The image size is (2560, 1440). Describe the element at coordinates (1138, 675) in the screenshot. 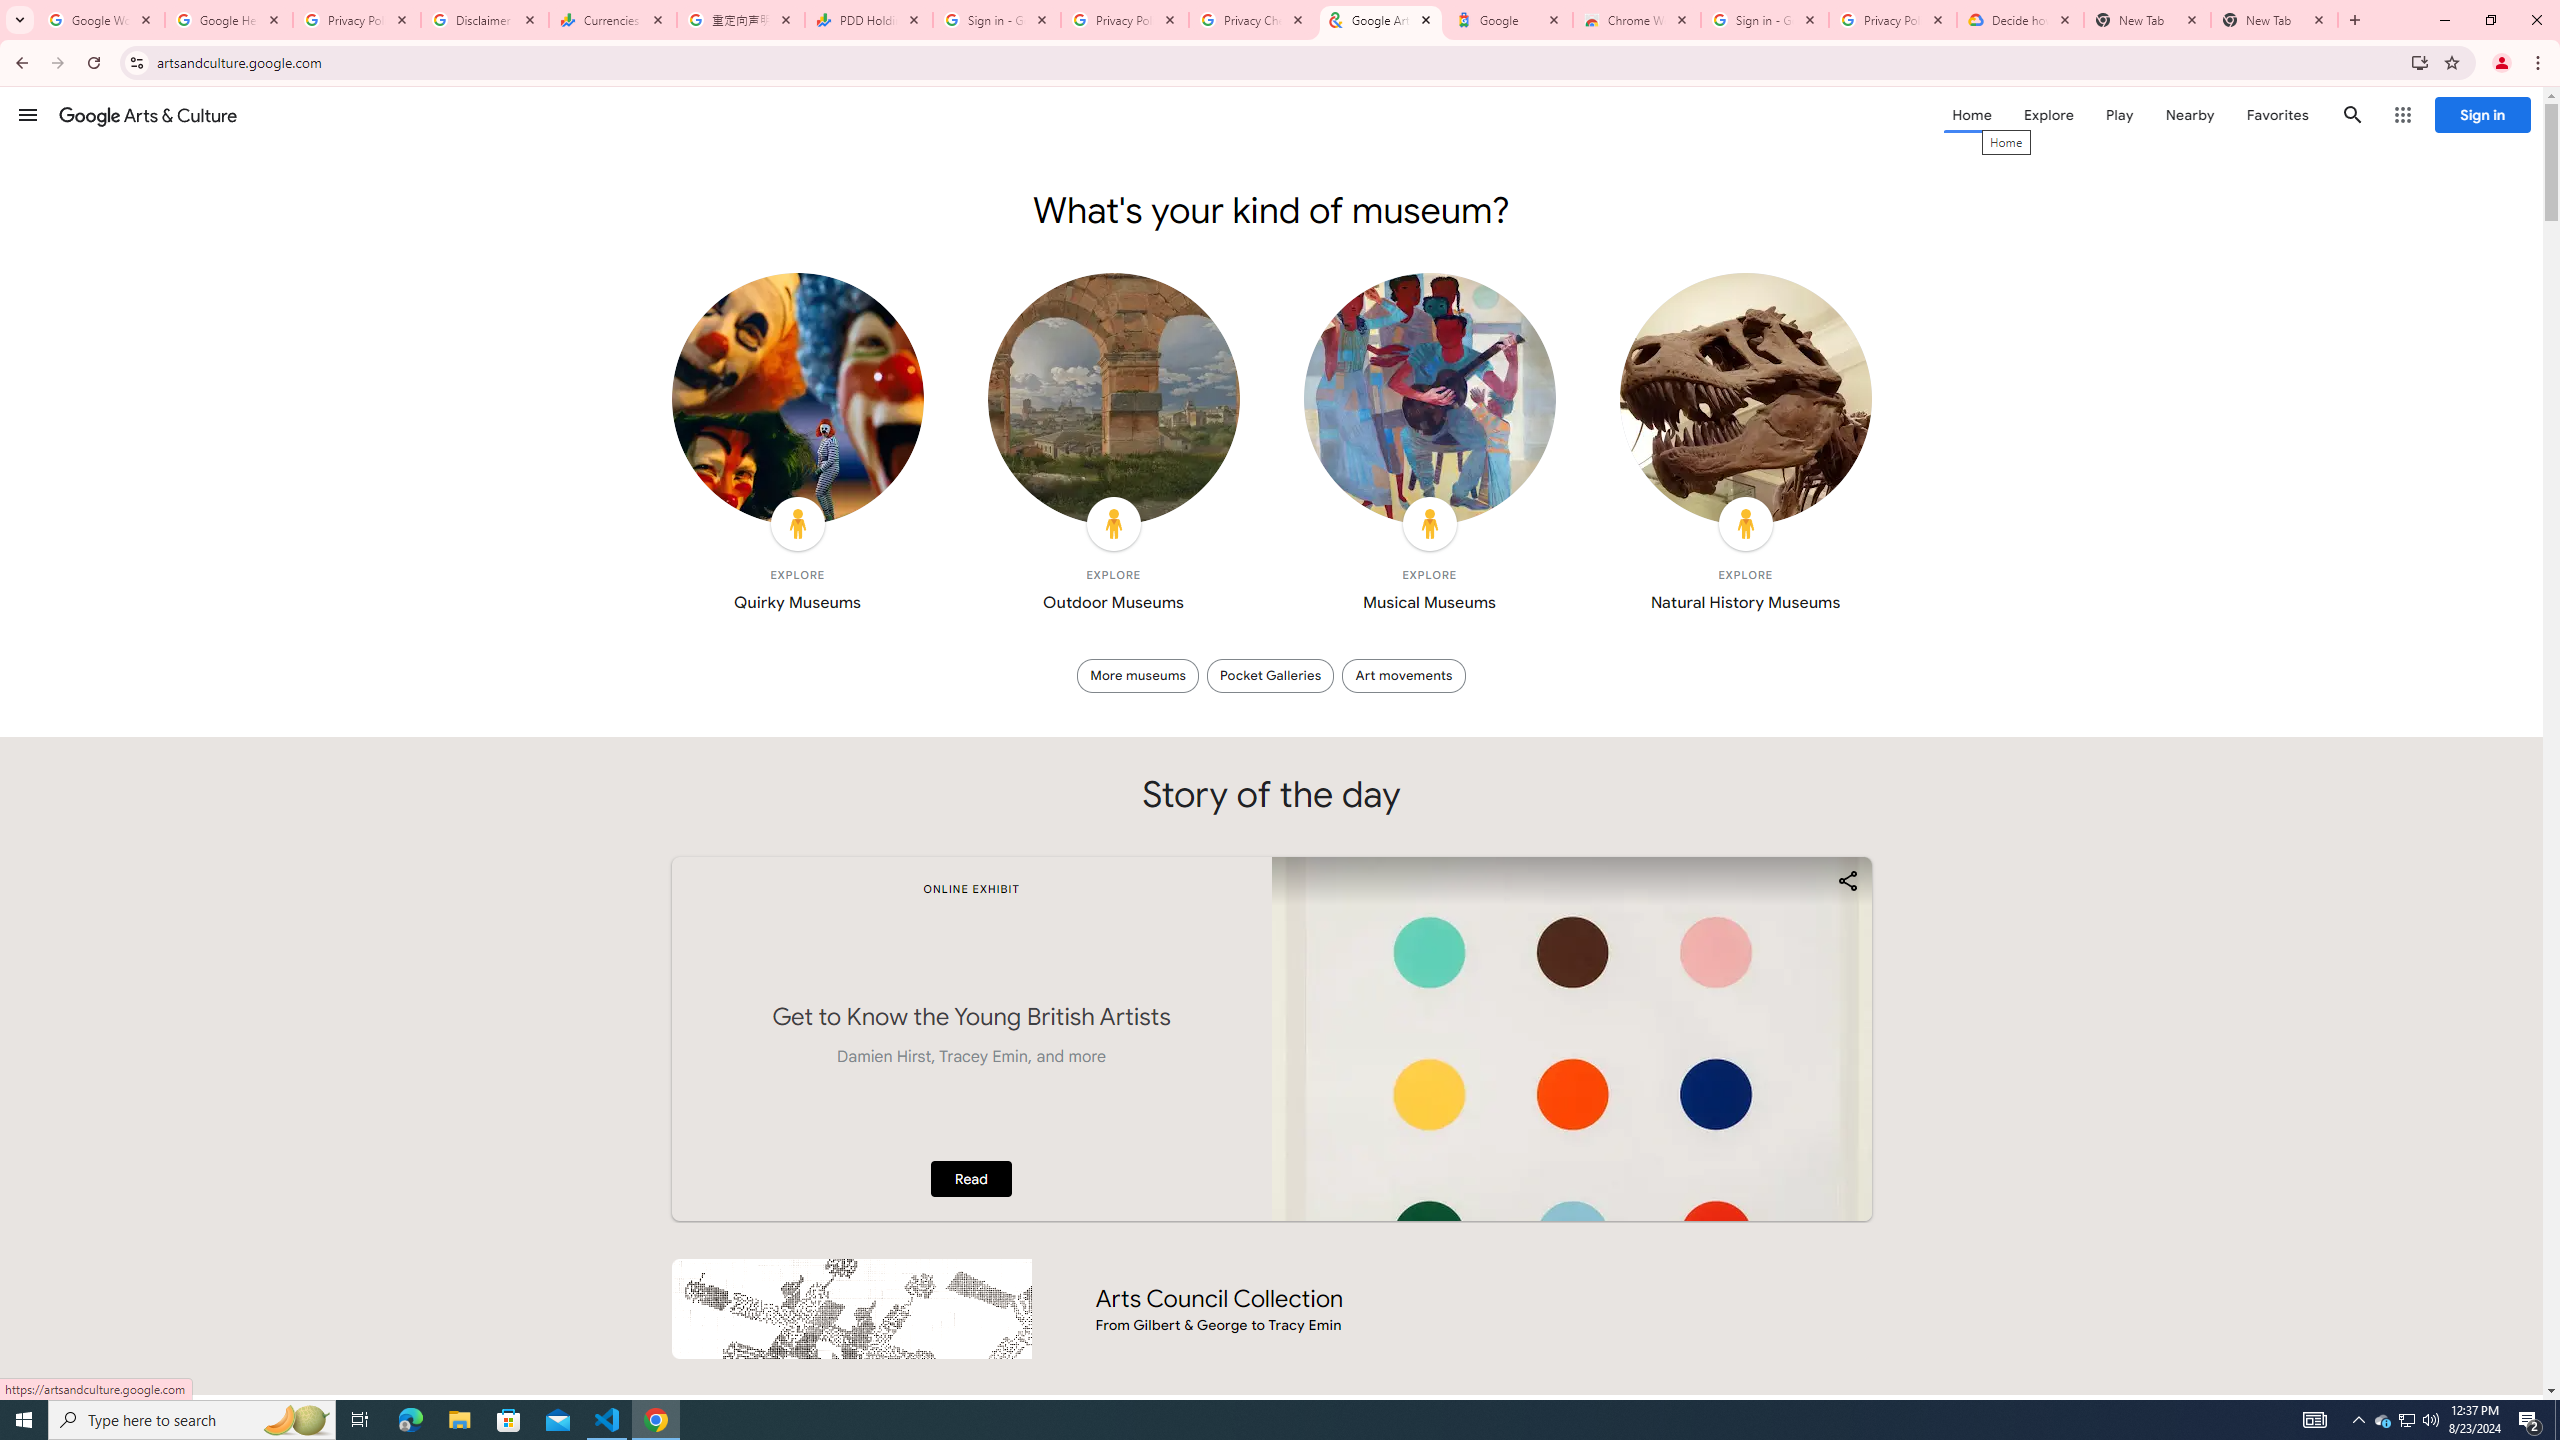

I see `'More museums'` at that location.